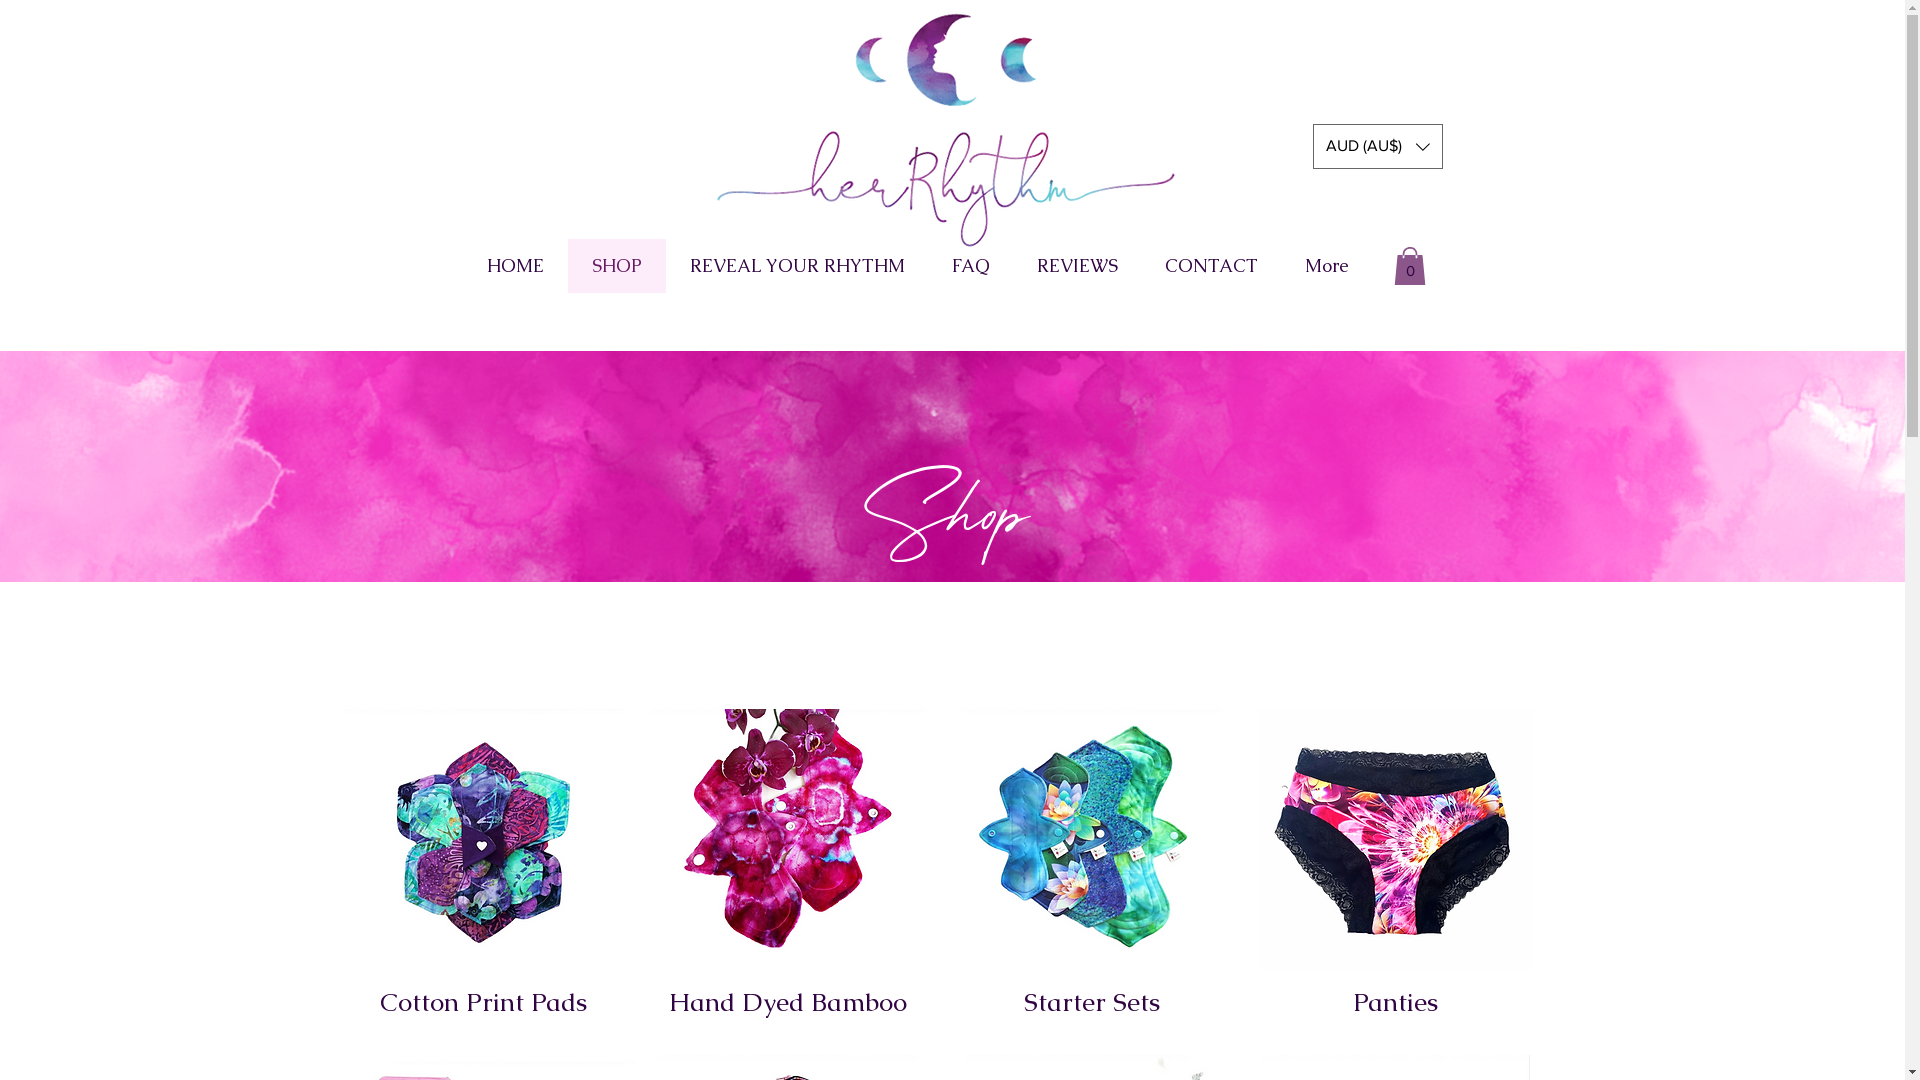  I want to click on 'HOME', so click(514, 265).